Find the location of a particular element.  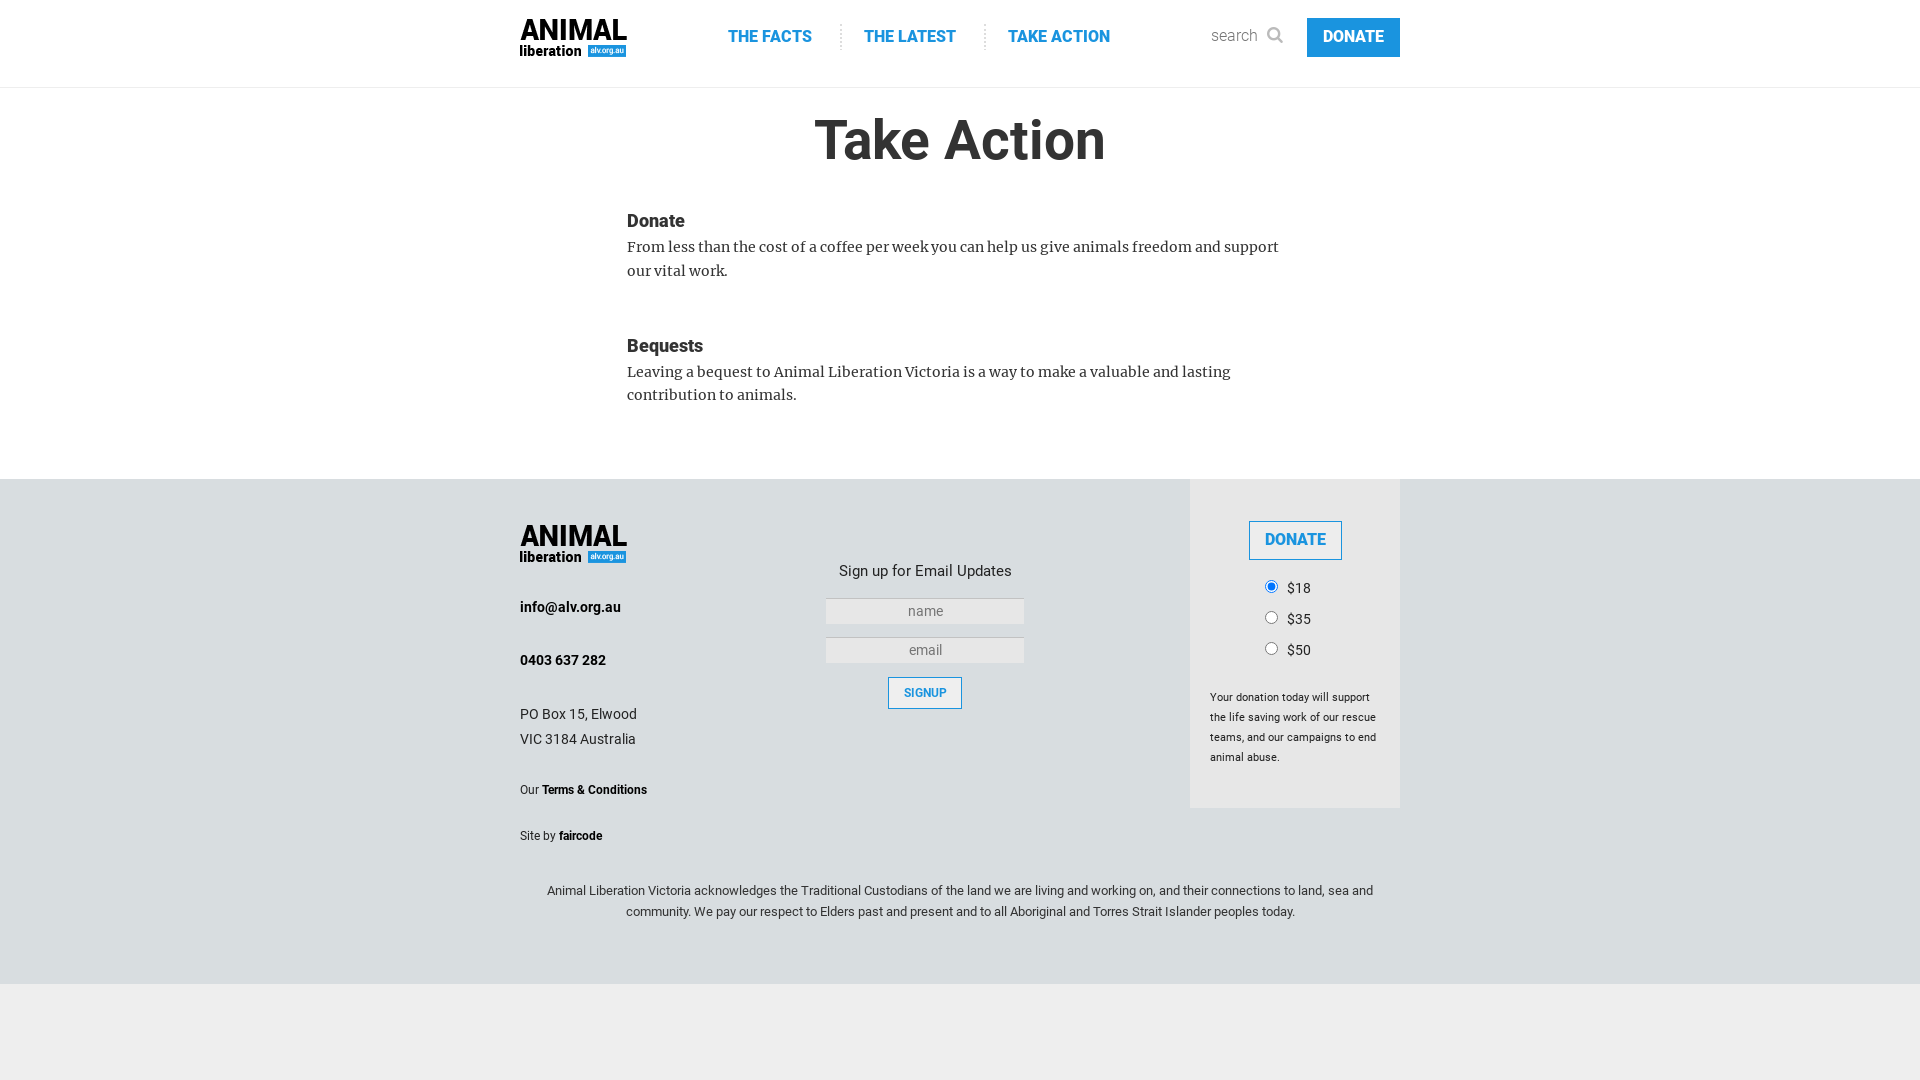

'Terms & Conditions' is located at coordinates (593, 789).